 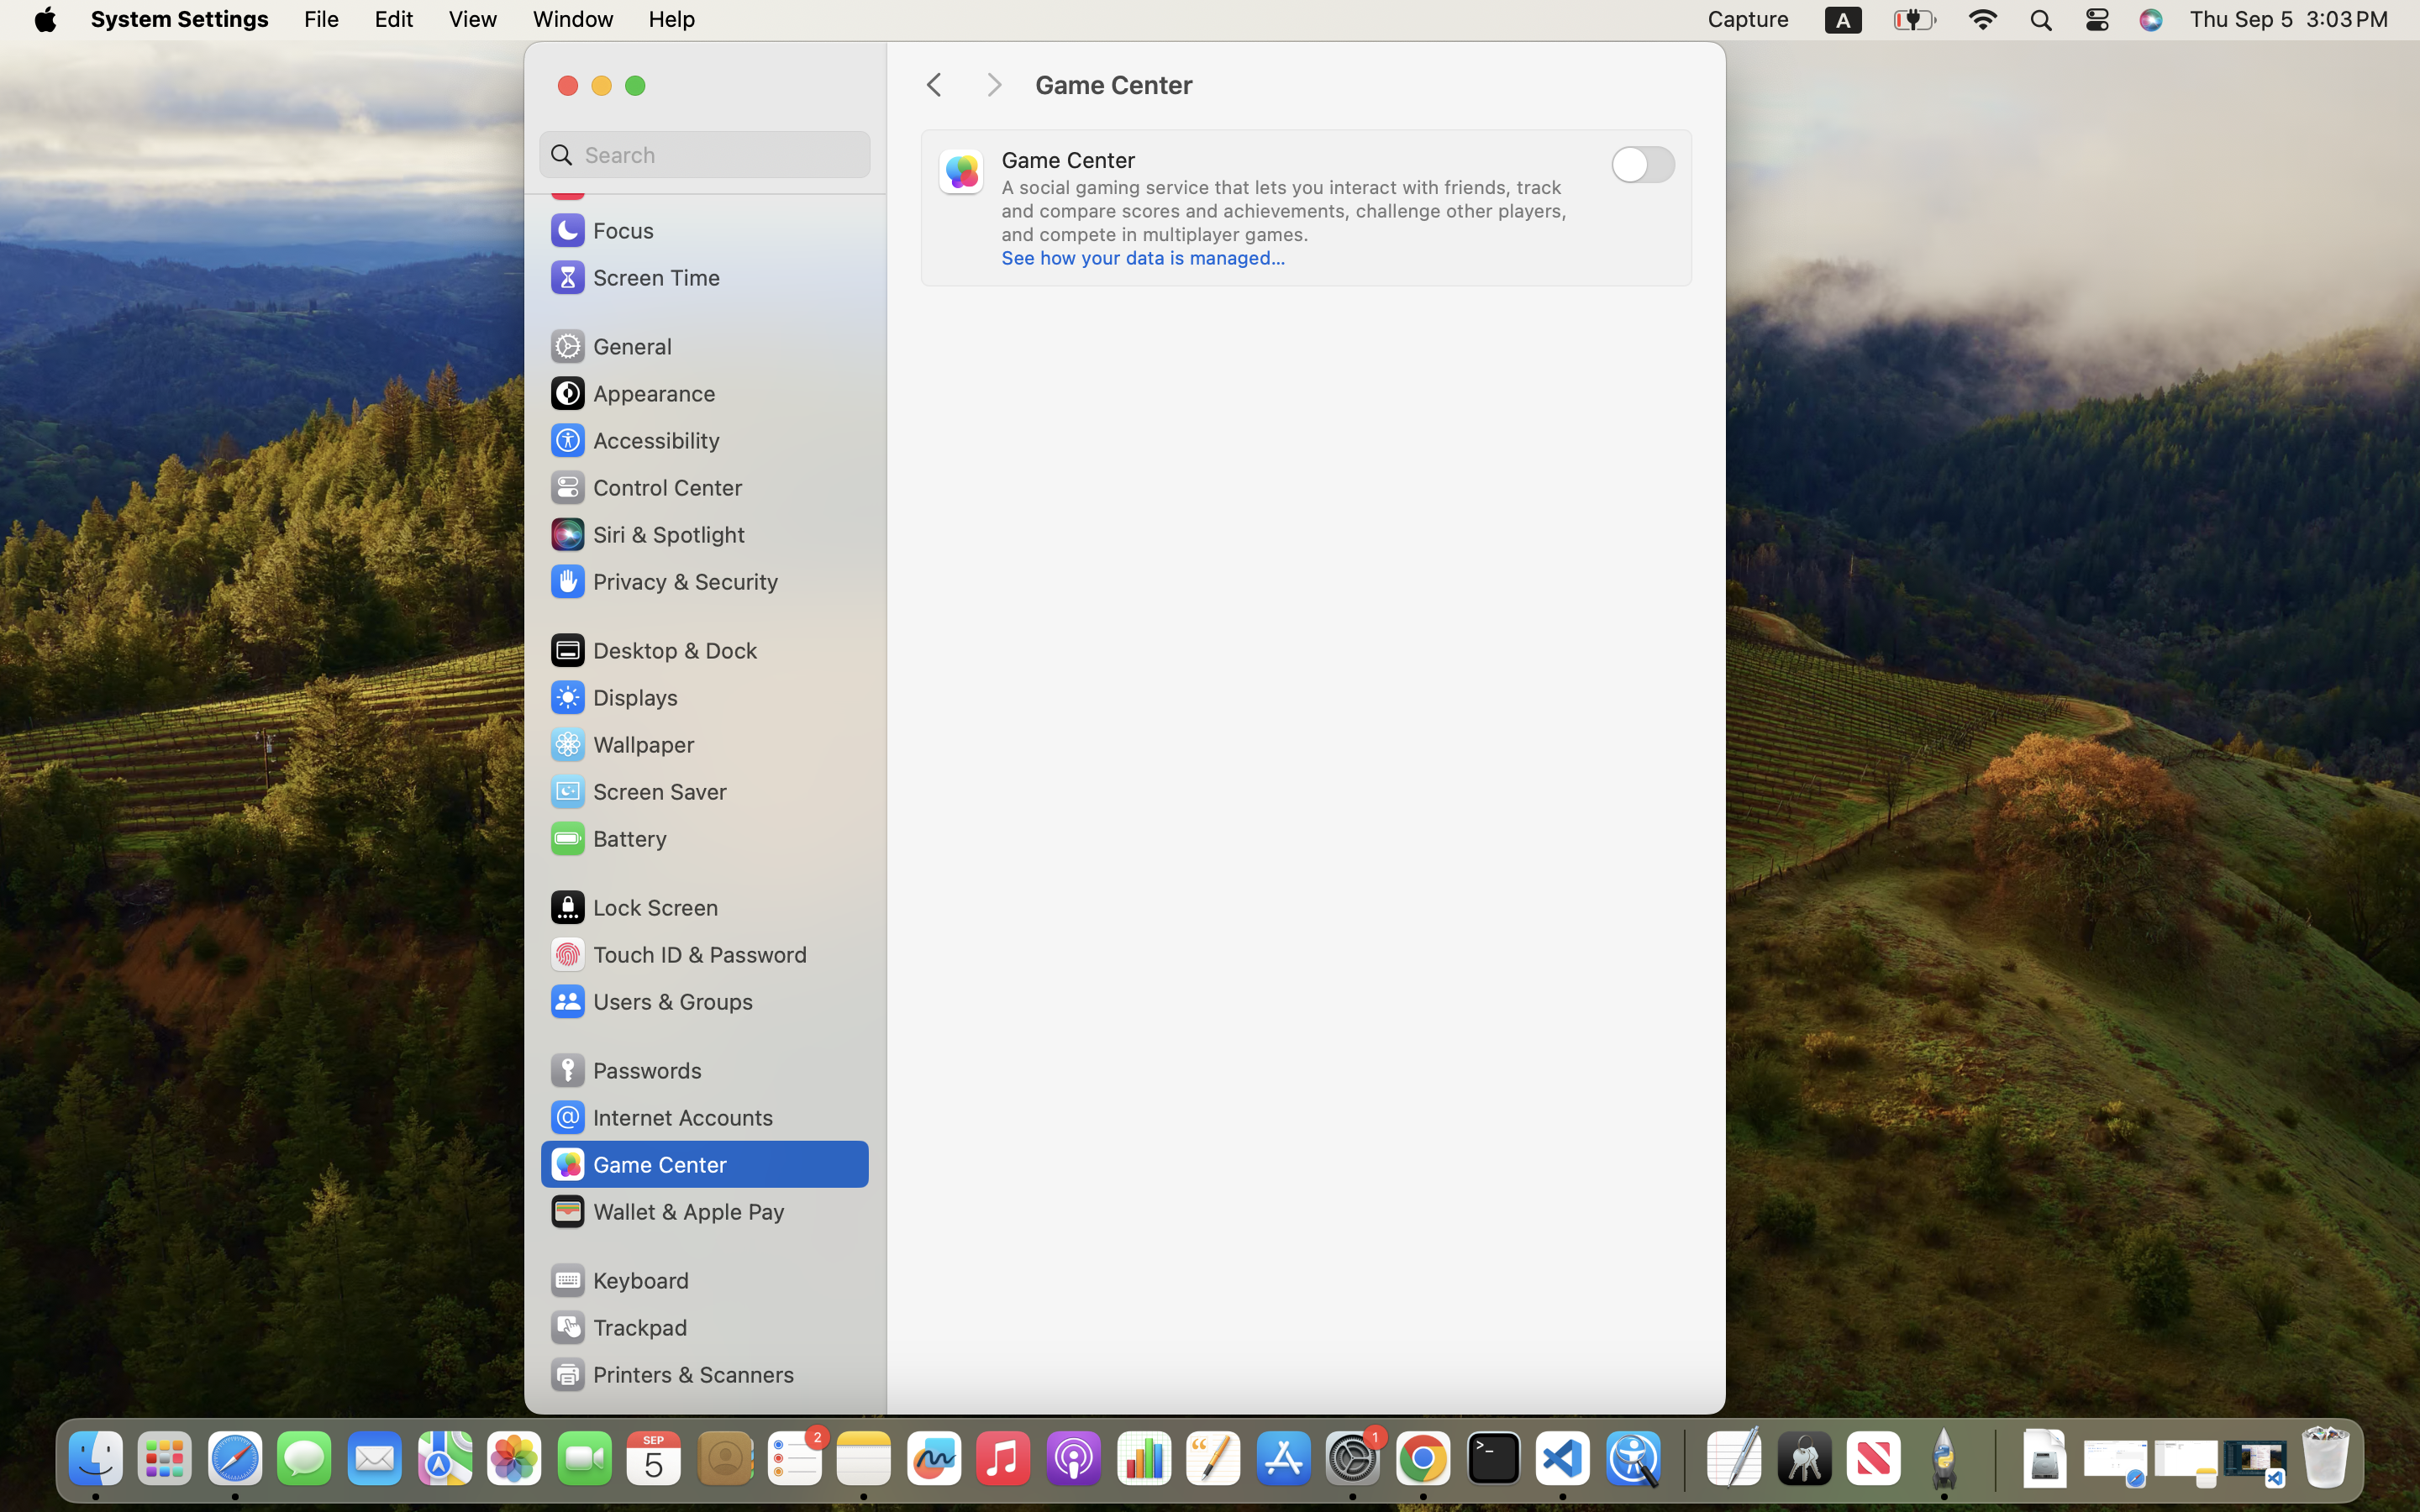 I want to click on 'Lock Screen', so click(x=632, y=906).